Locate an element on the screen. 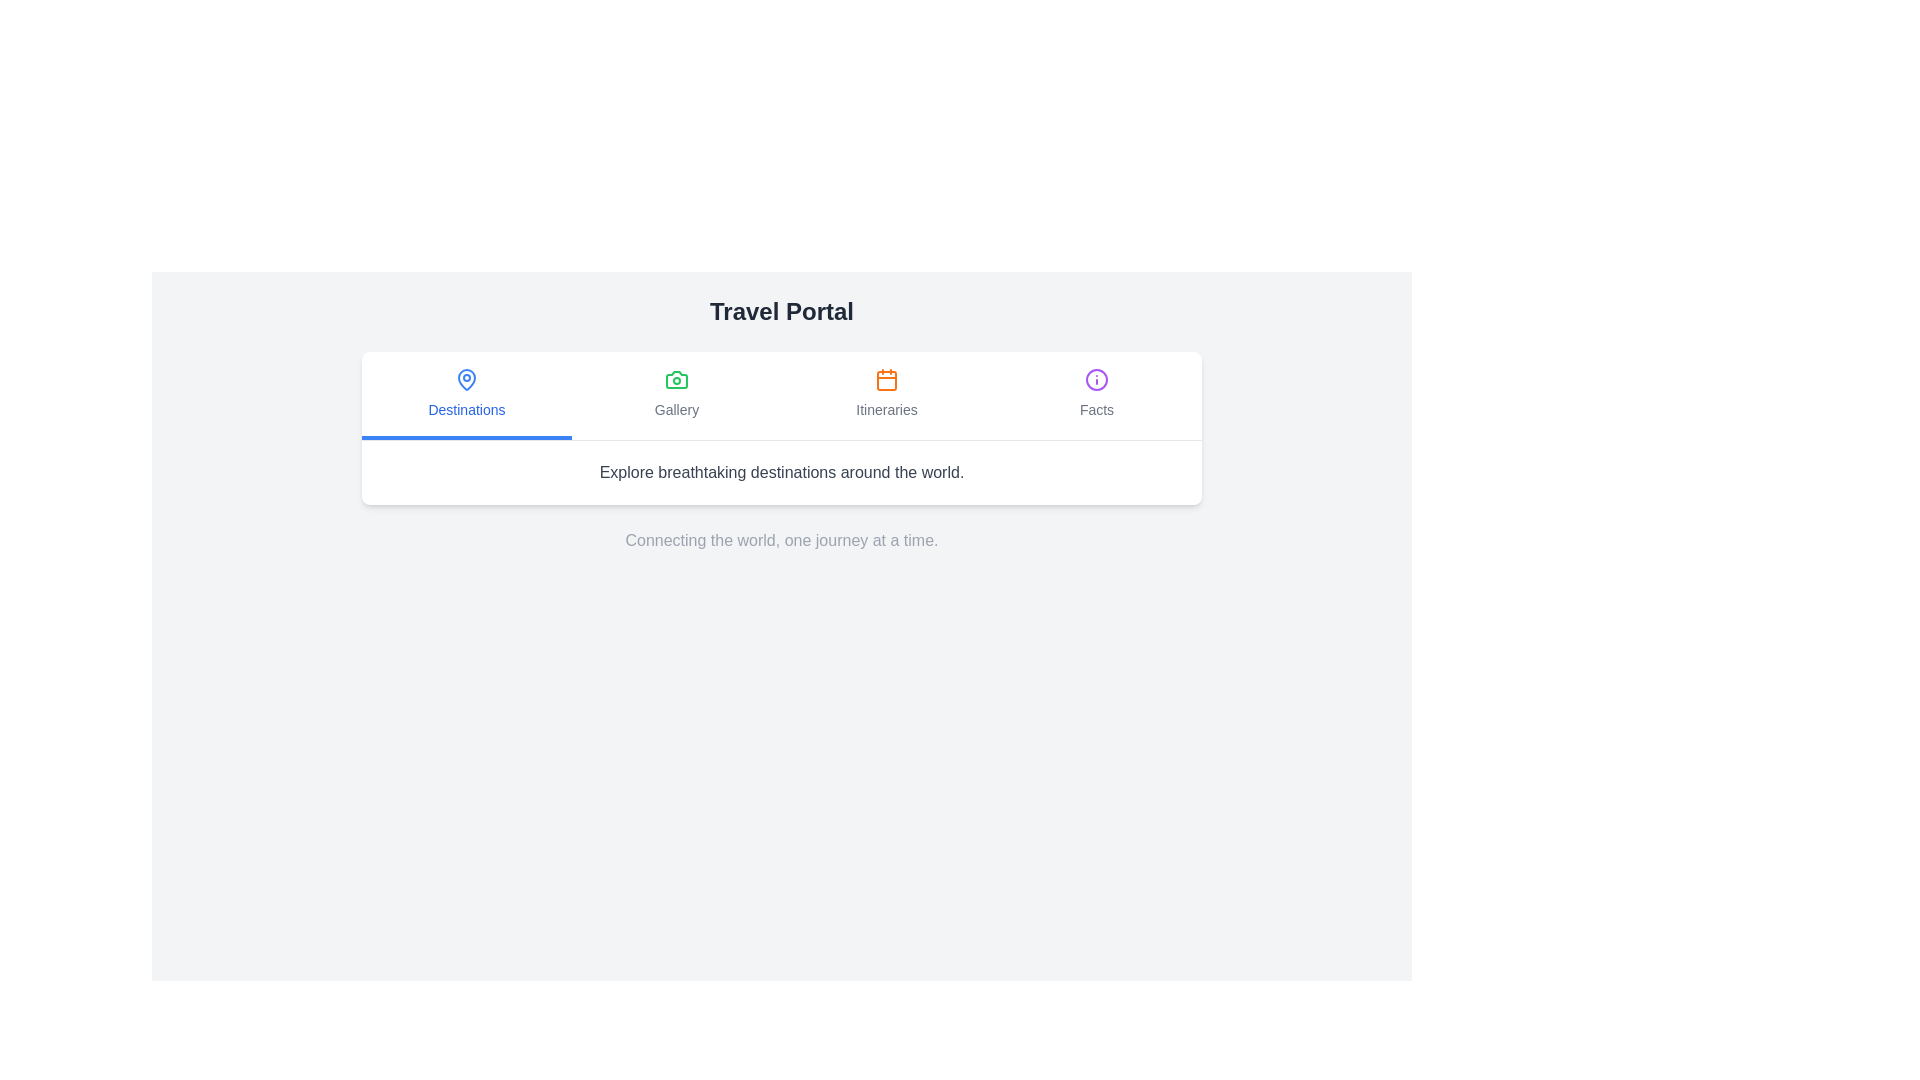  the text label located directly below the circular information icon in the top navigation section is located at coordinates (1095, 408).